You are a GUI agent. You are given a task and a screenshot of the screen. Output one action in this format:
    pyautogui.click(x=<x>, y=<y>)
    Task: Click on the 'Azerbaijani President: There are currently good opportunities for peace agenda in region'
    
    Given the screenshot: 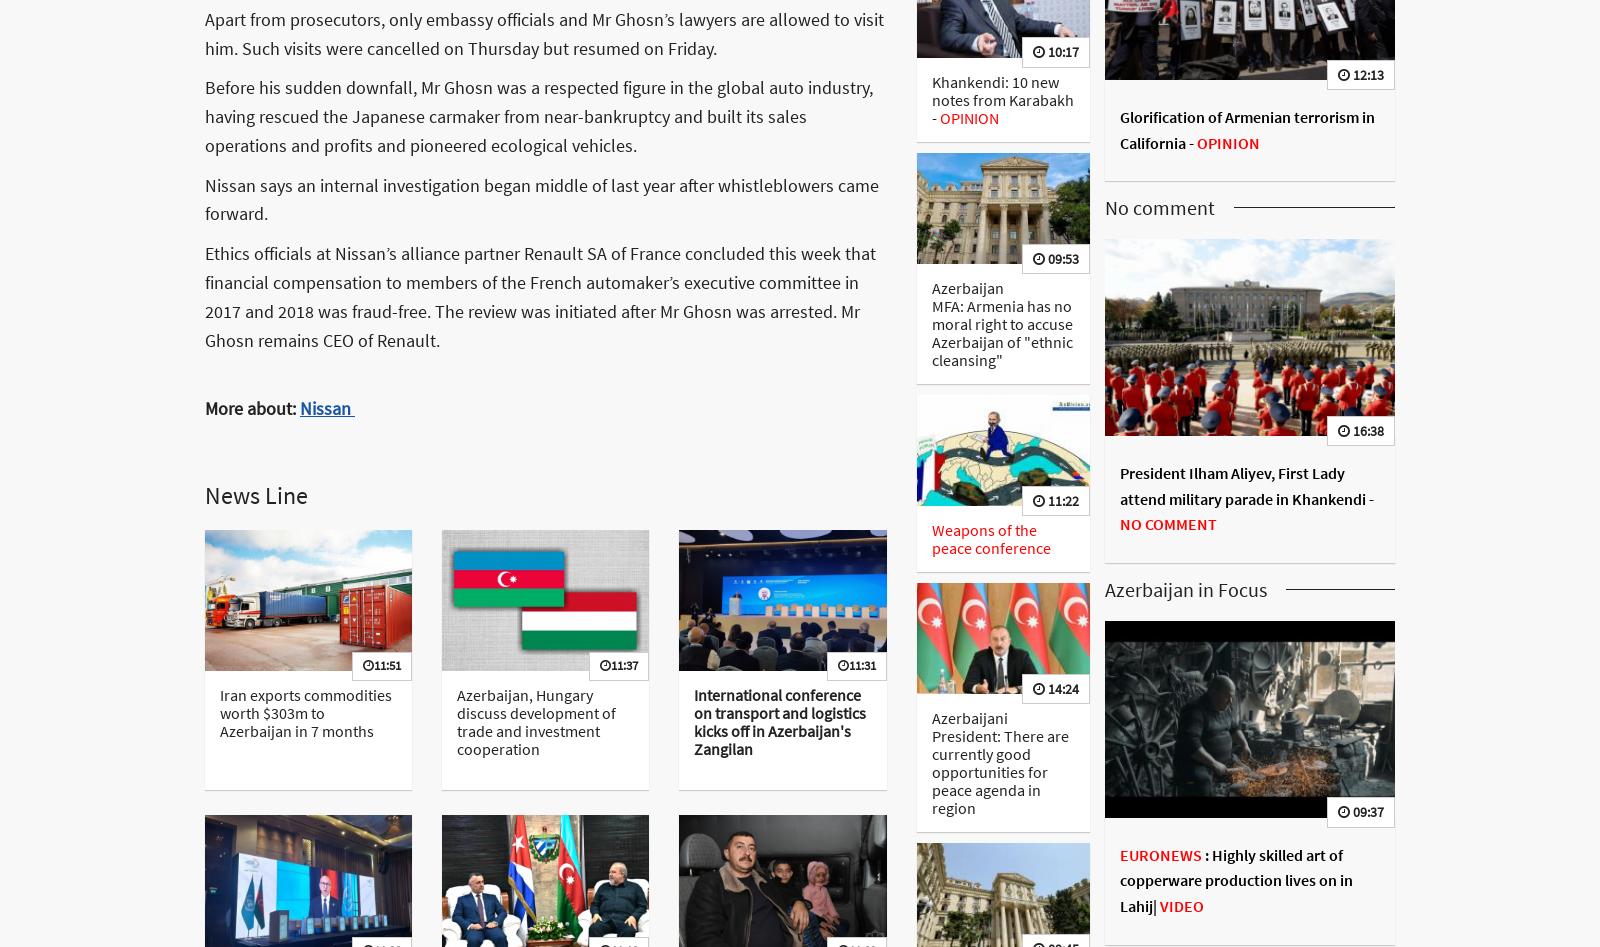 What is the action you would take?
    pyautogui.click(x=998, y=762)
    